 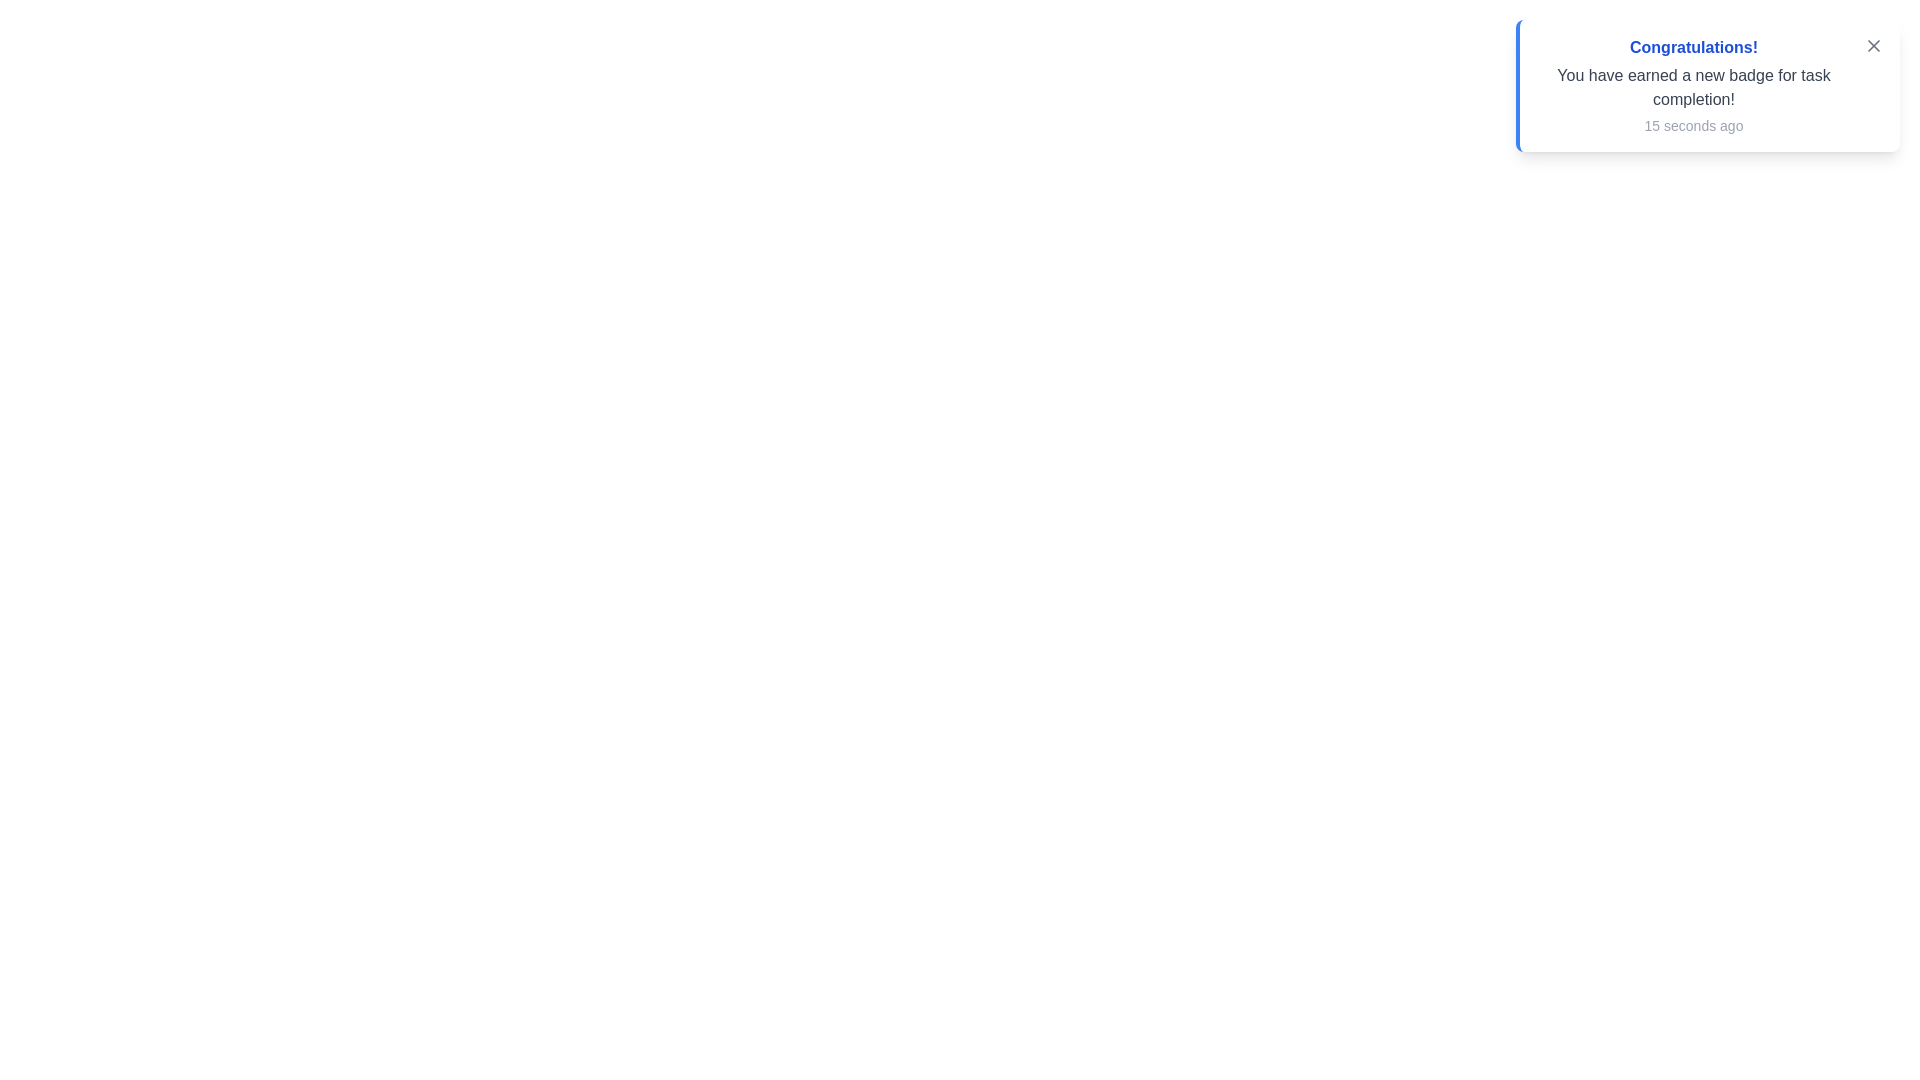 I want to click on the notification area to read the message, so click(x=1707, y=84).